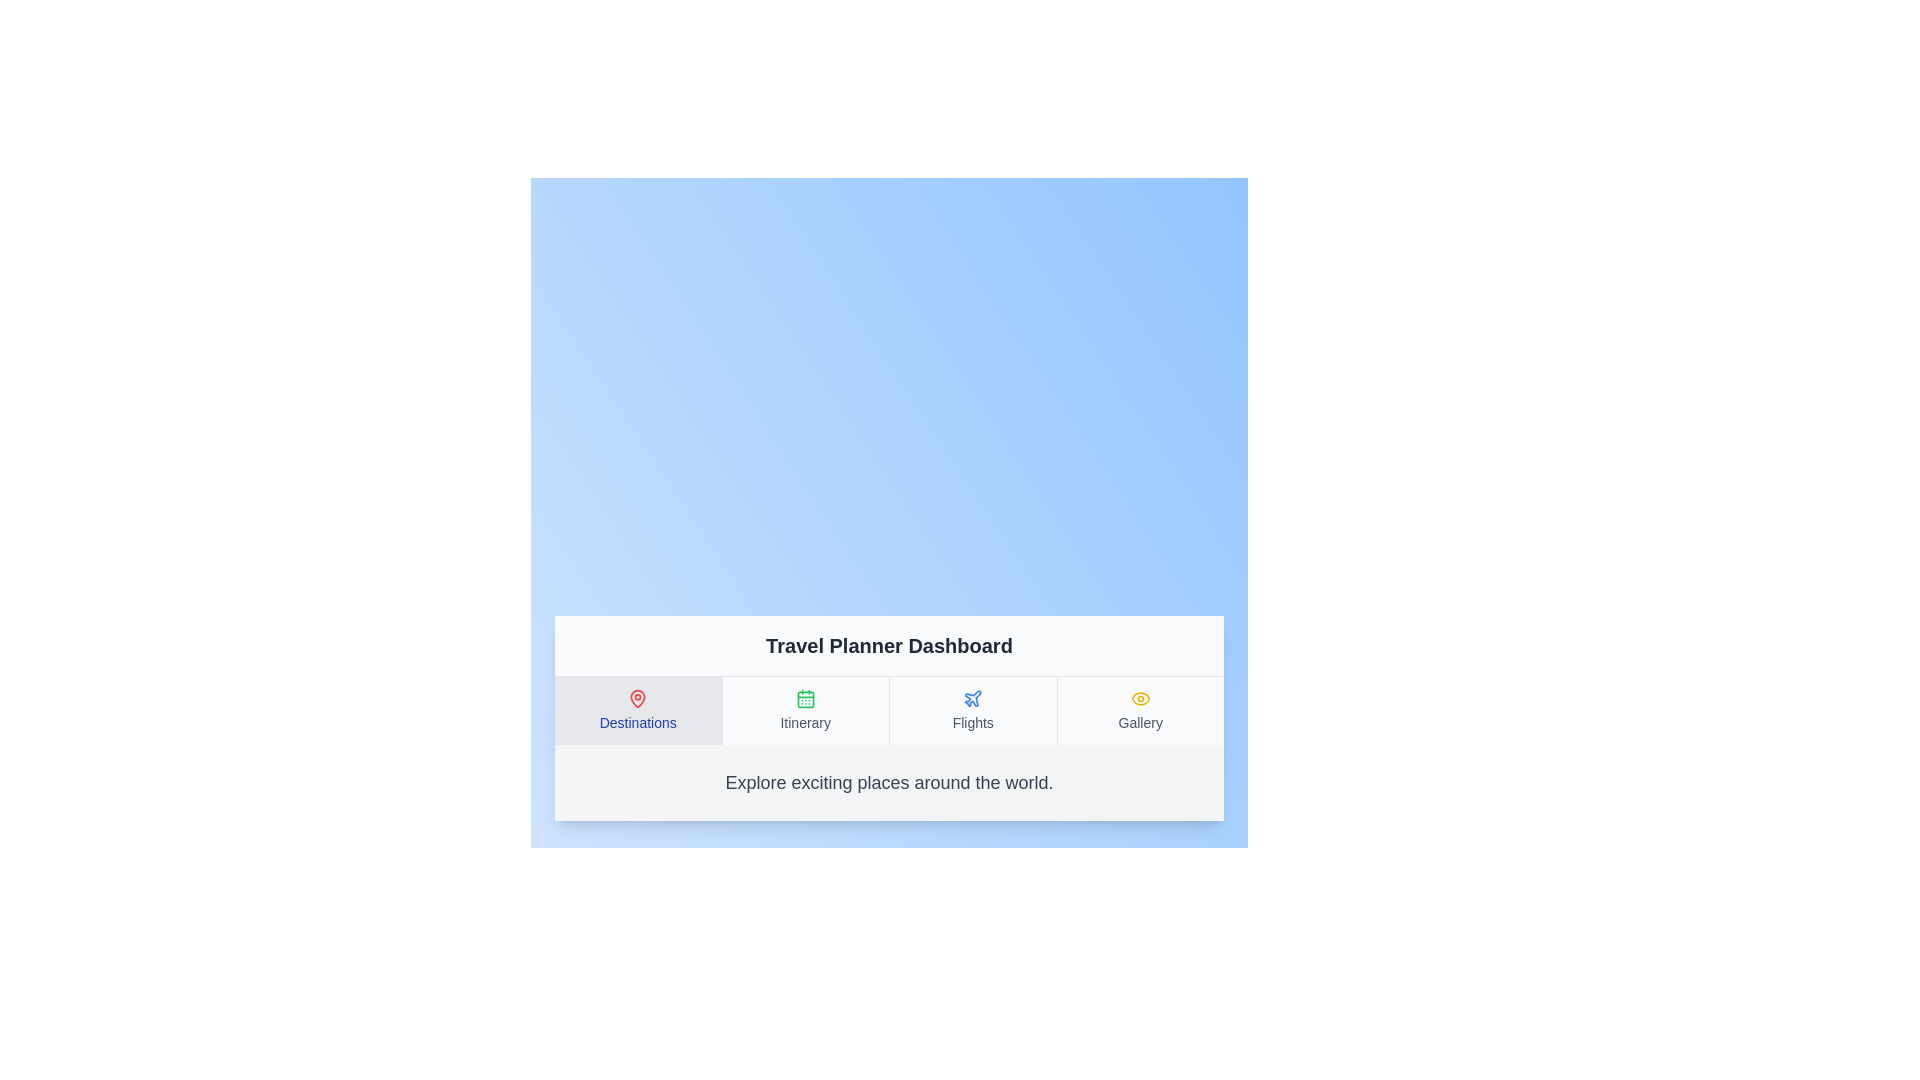 The width and height of the screenshot is (1920, 1080). I want to click on the 'Flights' navigation link, which is the third item from the left, featuring a blue outlined plane icon above the text 'Flights', so click(973, 709).